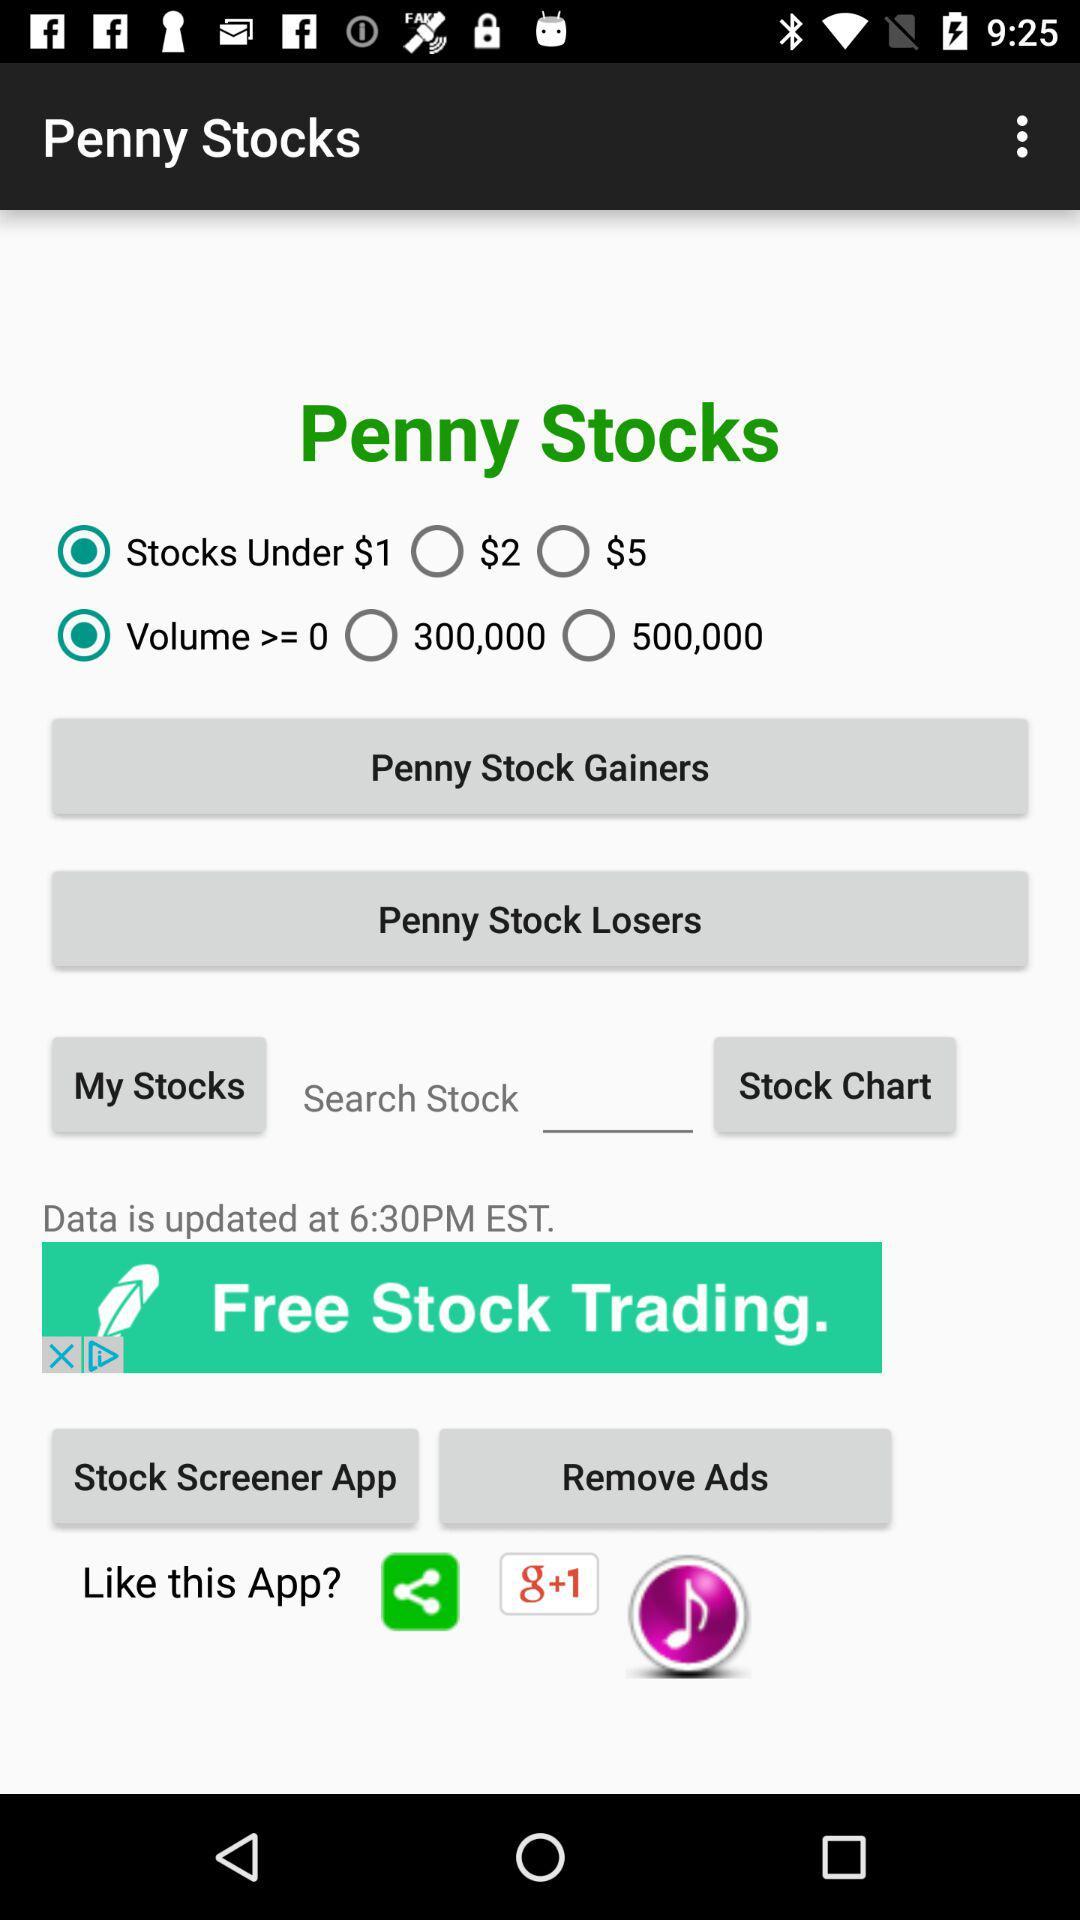 This screenshot has height=1920, width=1080. What do you see at coordinates (687, 1615) in the screenshot?
I see `the music icon` at bounding box center [687, 1615].